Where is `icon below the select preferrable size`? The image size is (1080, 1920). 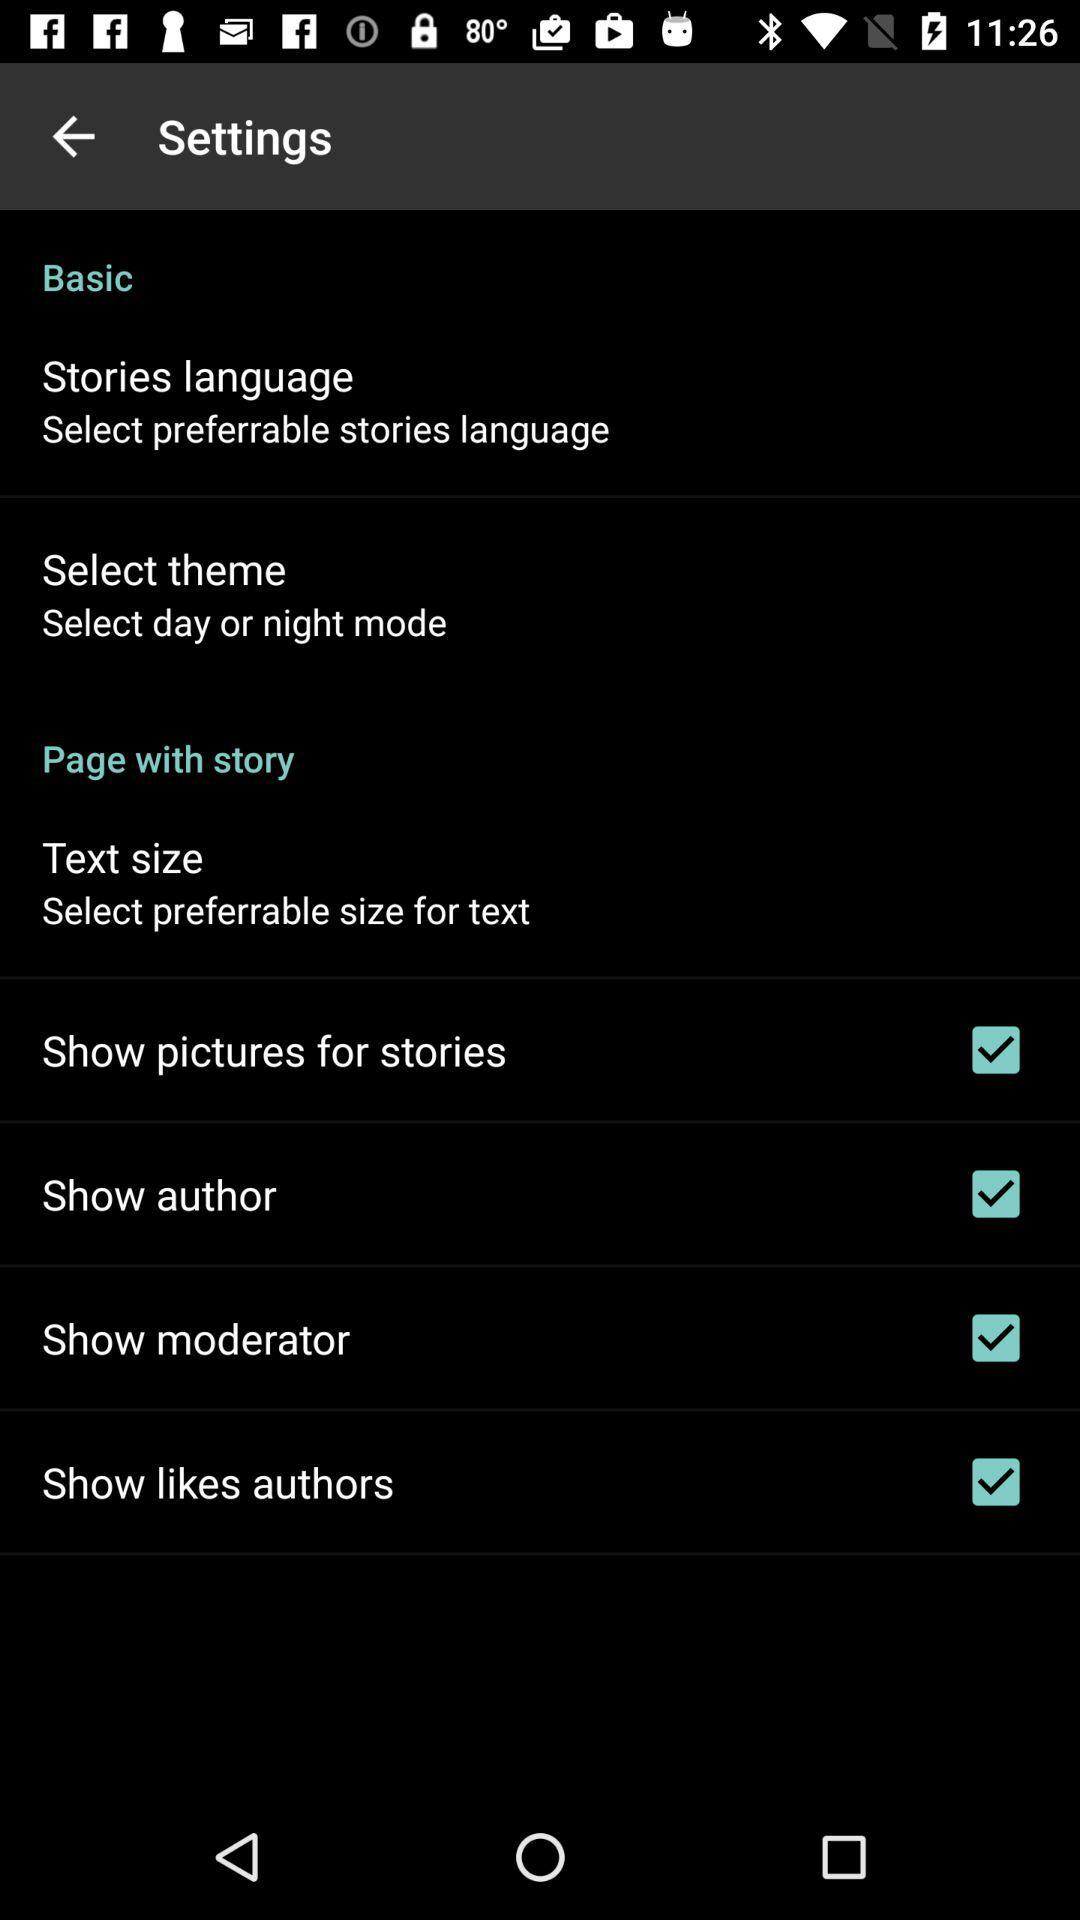
icon below the select preferrable size is located at coordinates (274, 1049).